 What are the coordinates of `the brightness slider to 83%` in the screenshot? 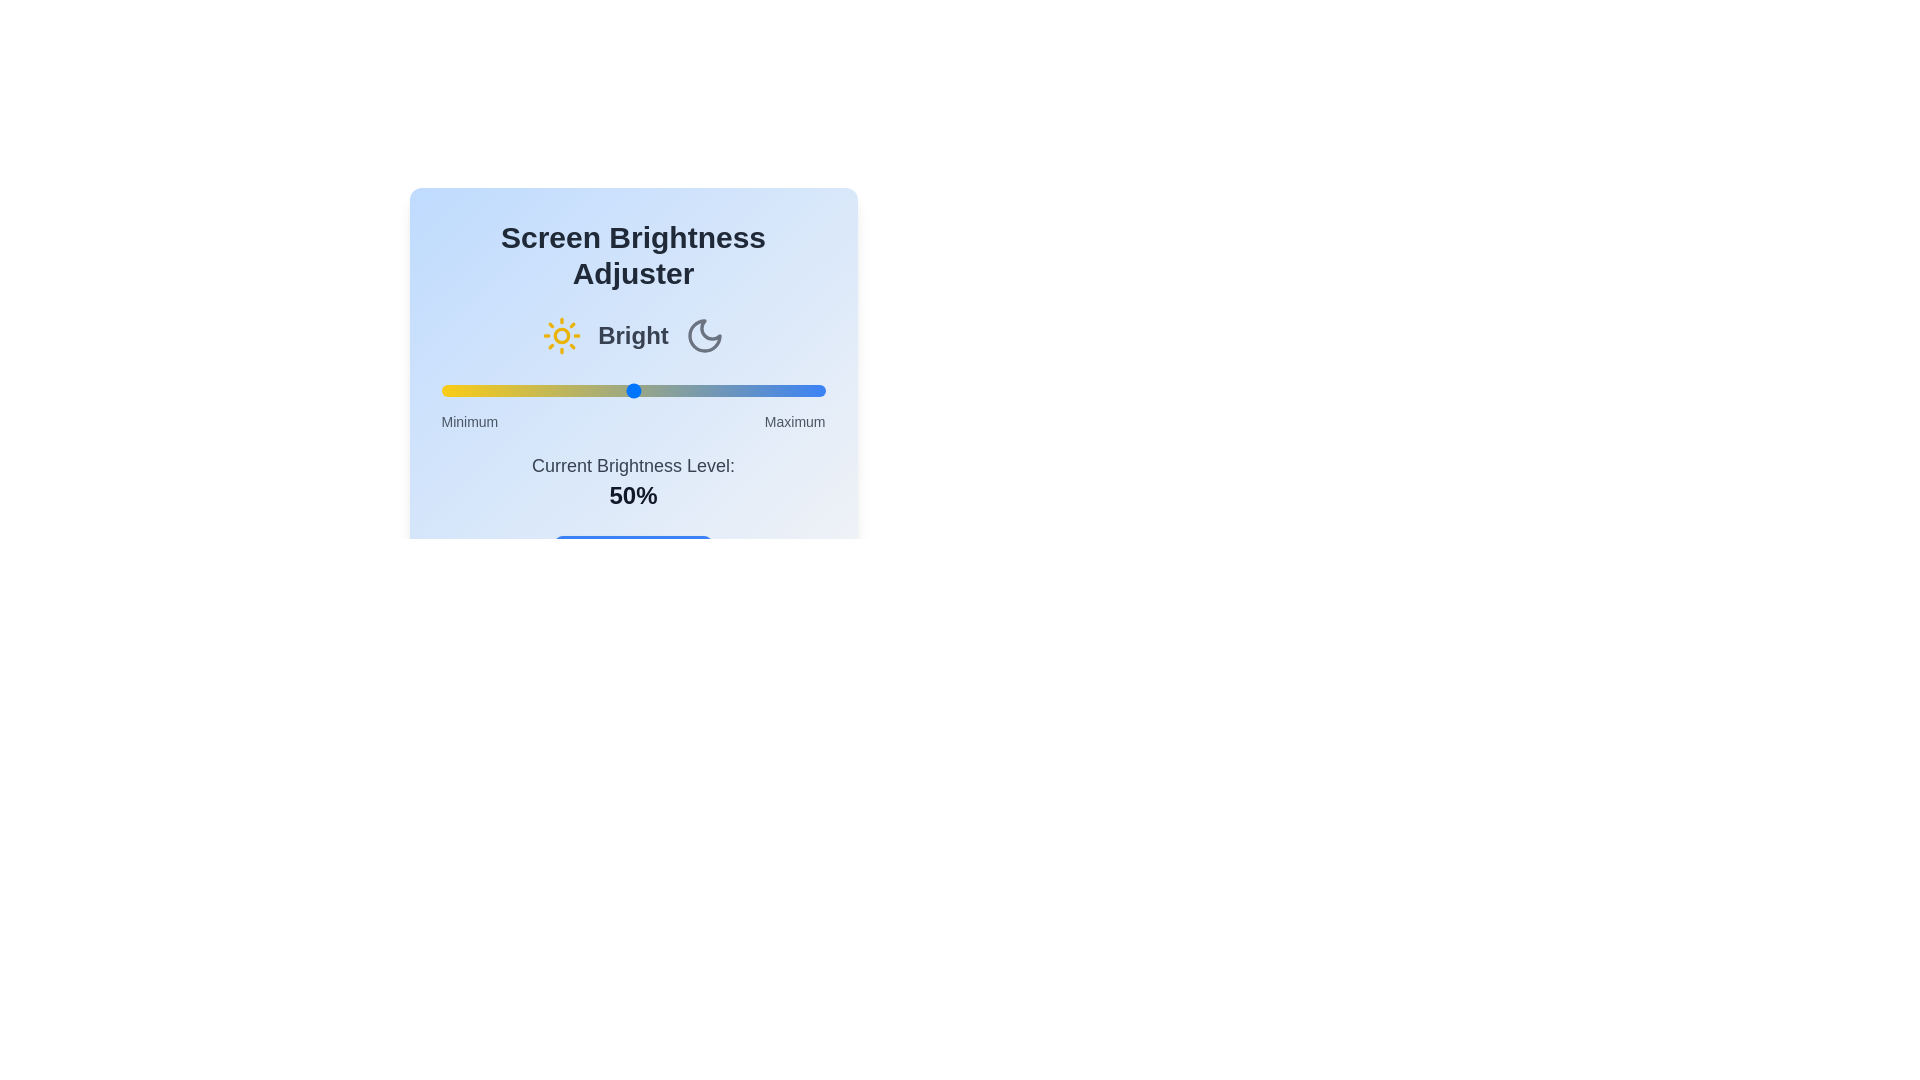 It's located at (759, 390).